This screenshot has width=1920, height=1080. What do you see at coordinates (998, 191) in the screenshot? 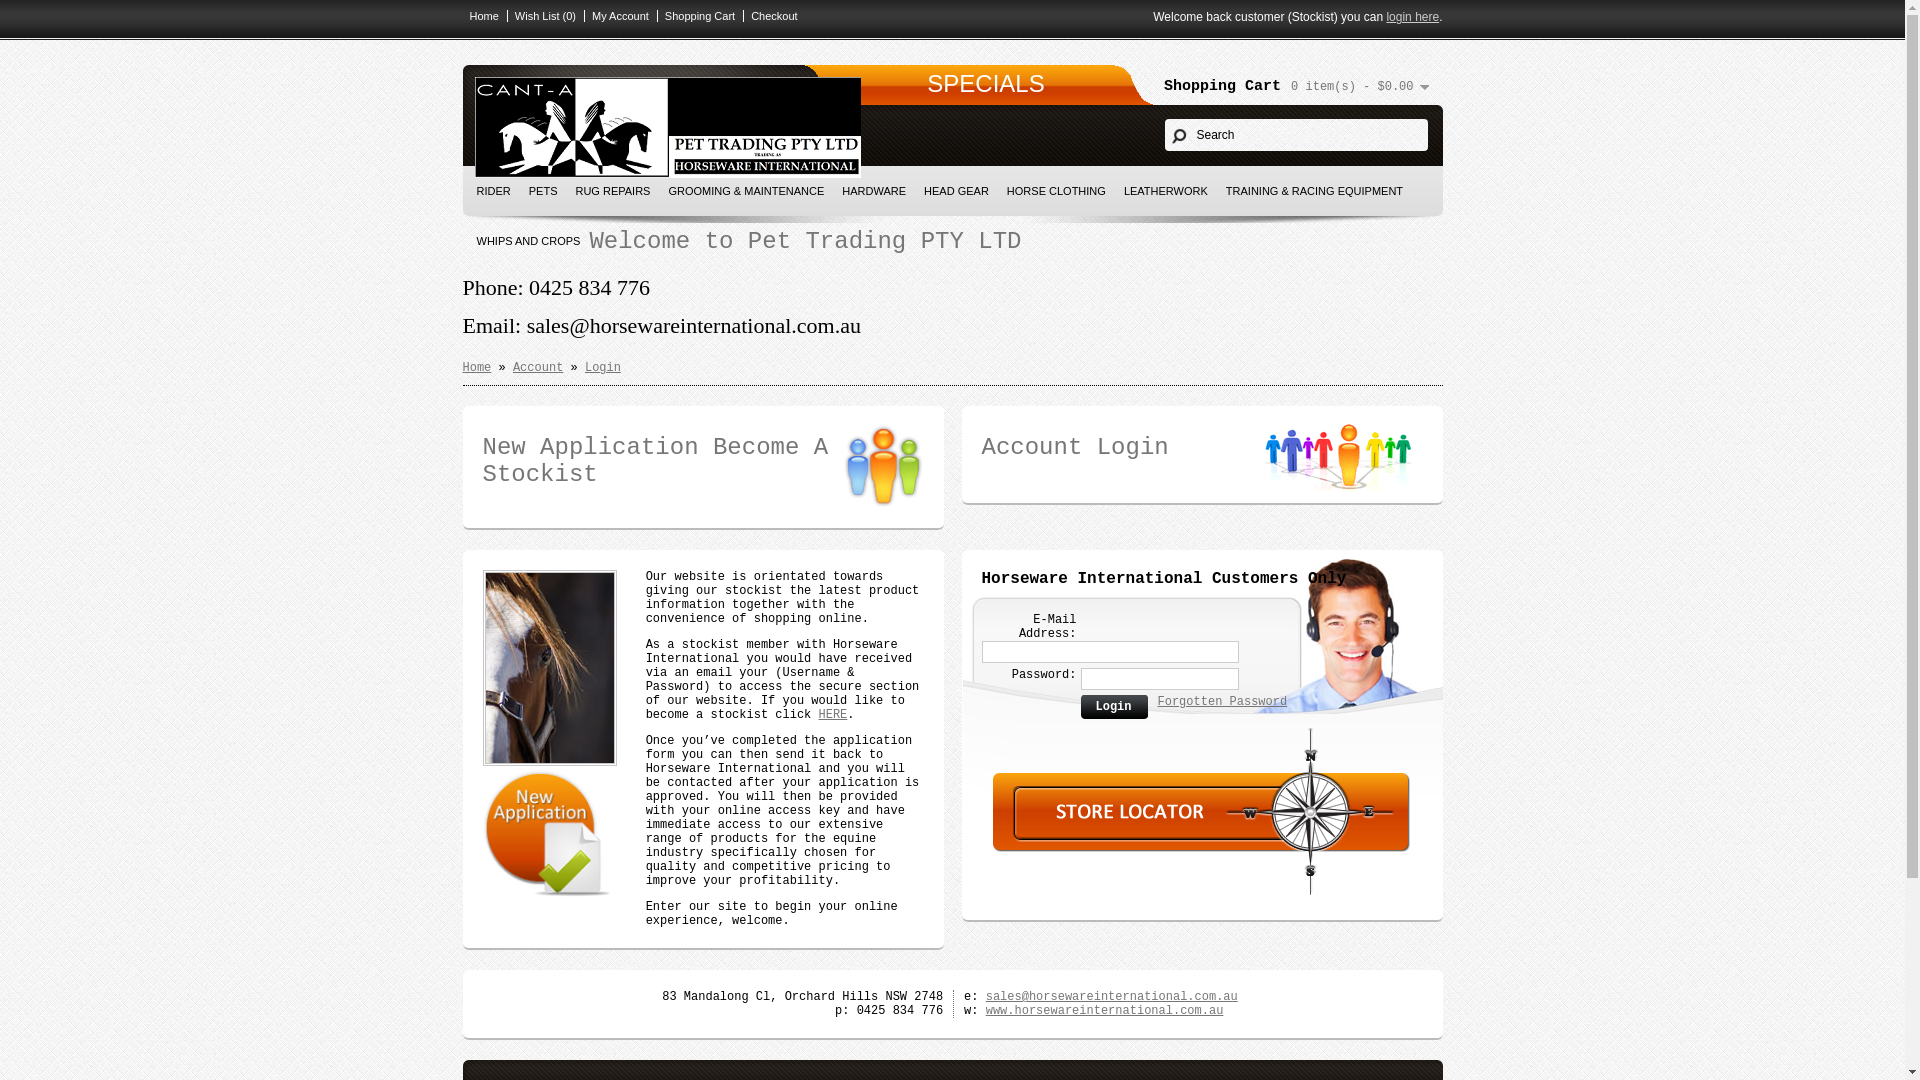
I see `'HORSE CLOTHING'` at bounding box center [998, 191].